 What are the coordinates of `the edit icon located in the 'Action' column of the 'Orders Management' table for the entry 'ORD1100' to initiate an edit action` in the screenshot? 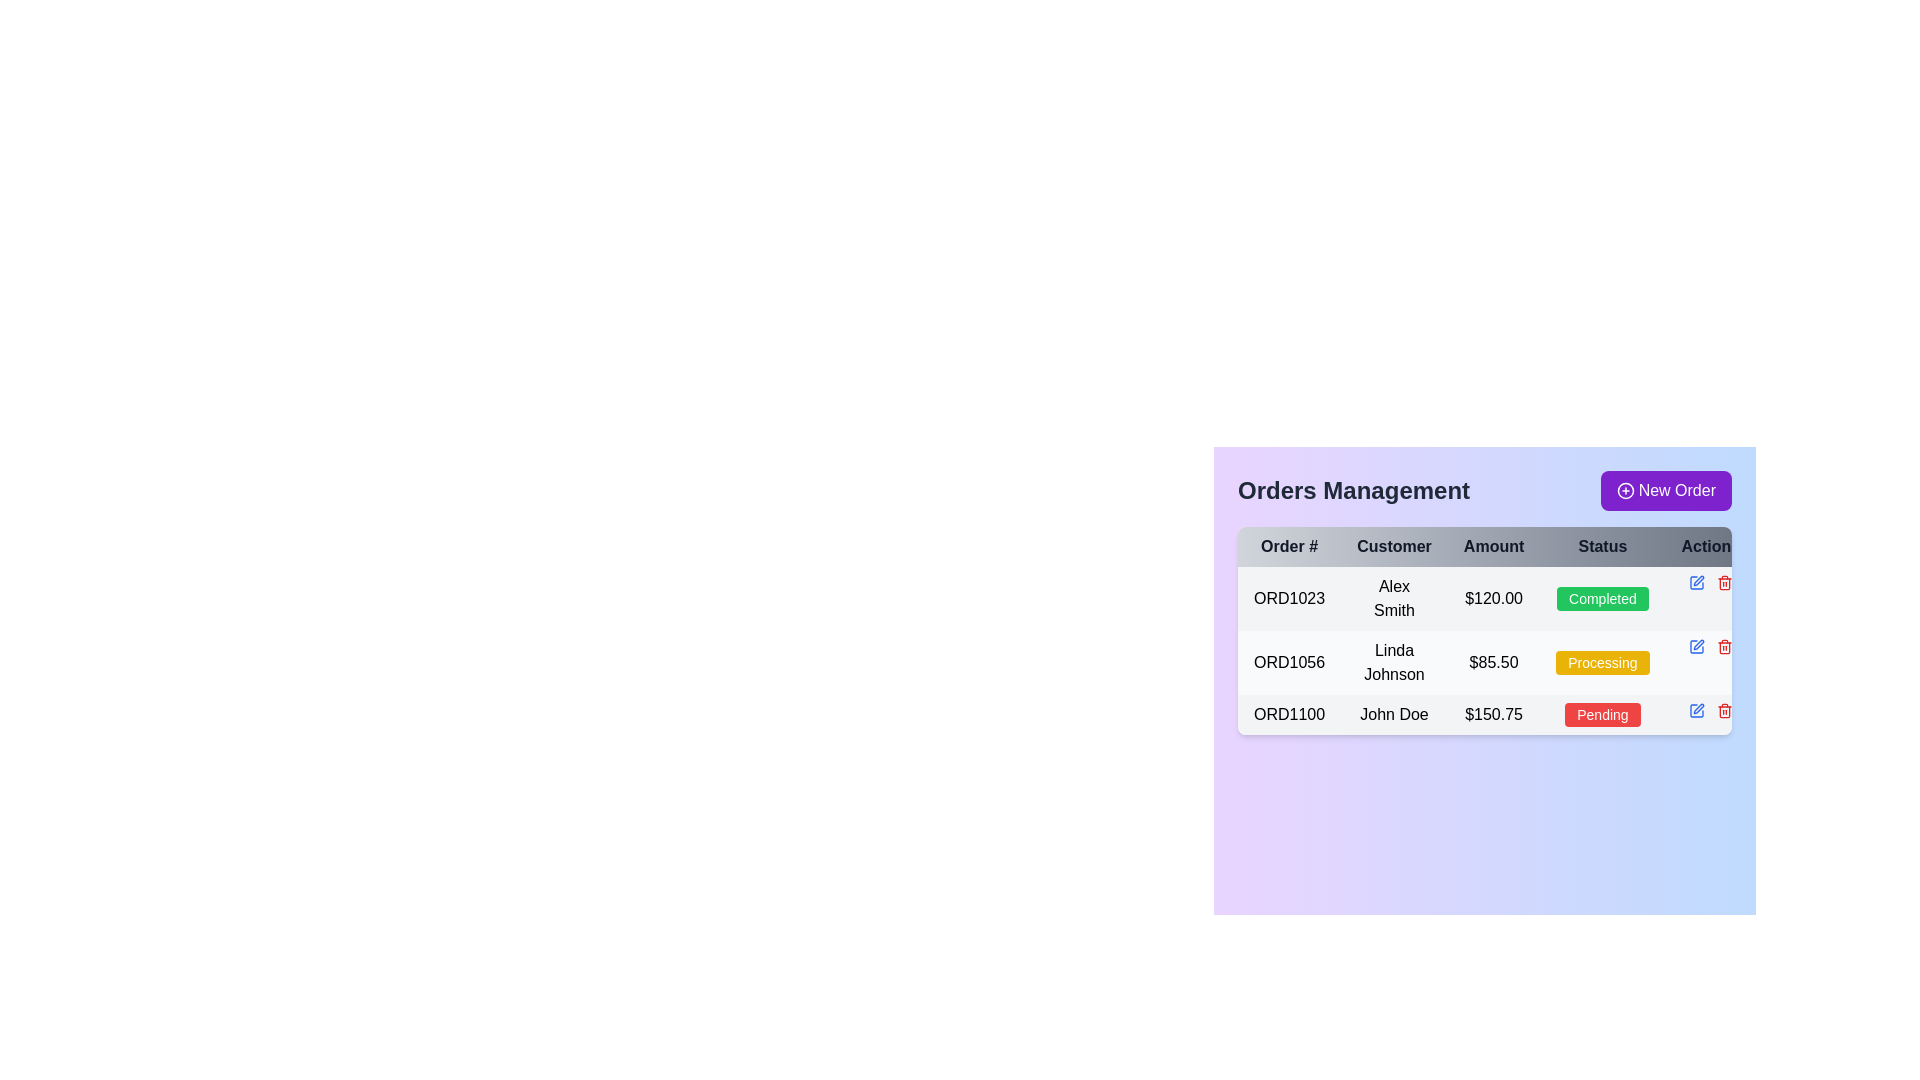 It's located at (1695, 647).